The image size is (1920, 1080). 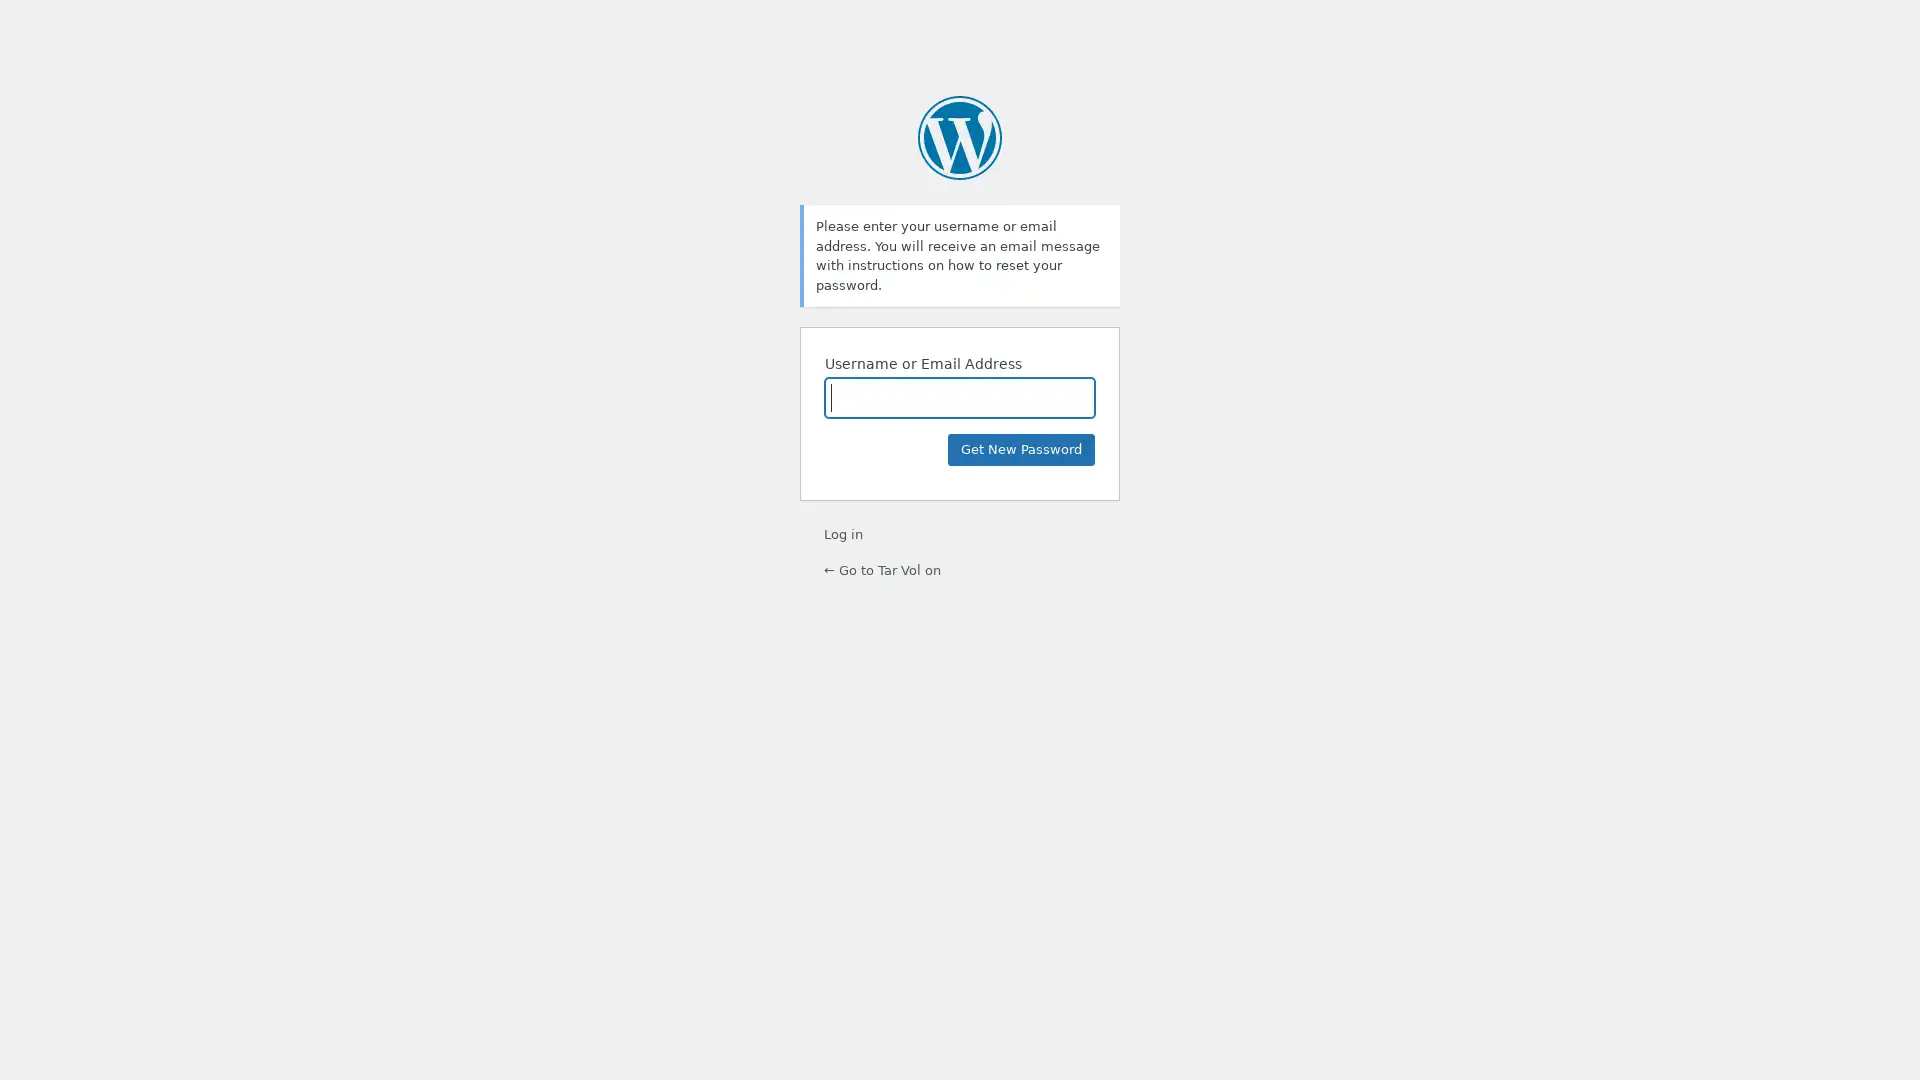 I want to click on Get New Password, so click(x=1021, y=450).